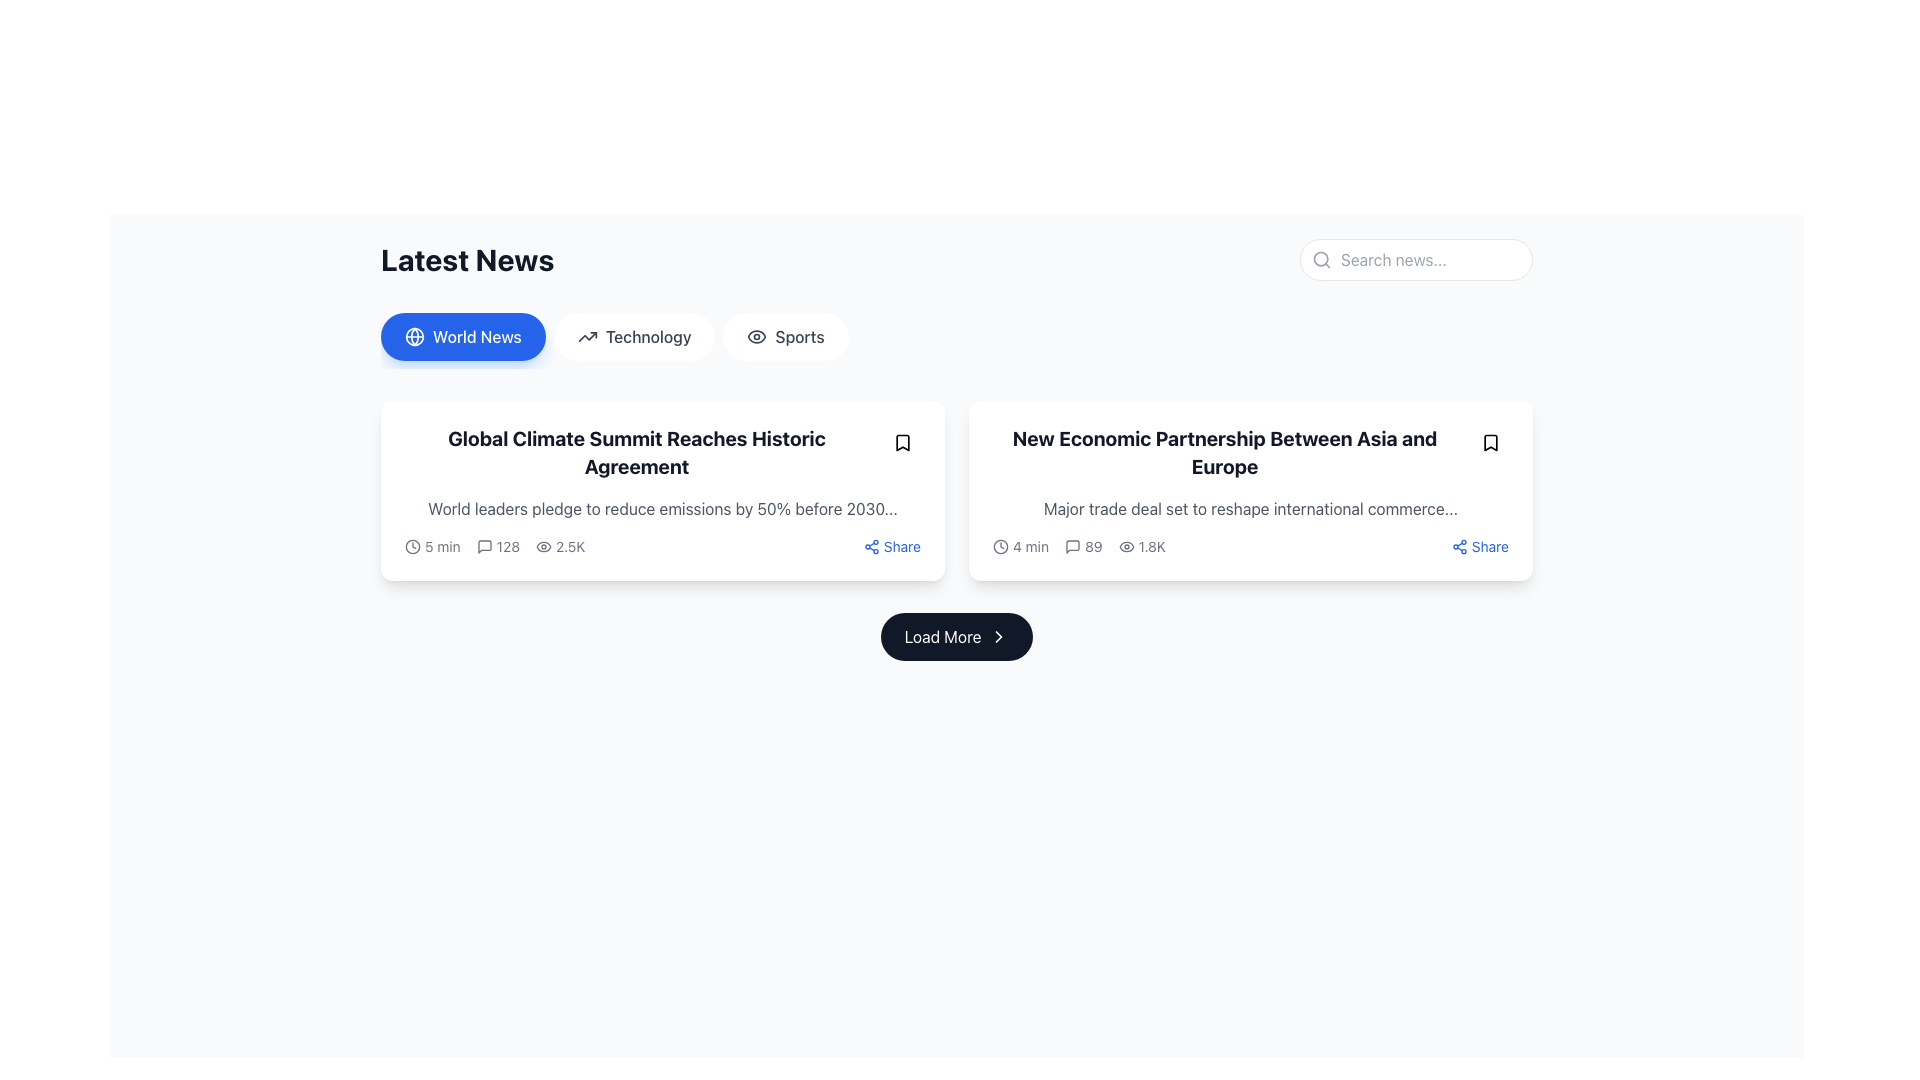 The height and width of the screenshot is (1080, 1920). I want to click on the text label displaying the summary 'World leaders pledge to reduce emissions by 50% before 2030...' for accessibility purposes, so click(662, 508).